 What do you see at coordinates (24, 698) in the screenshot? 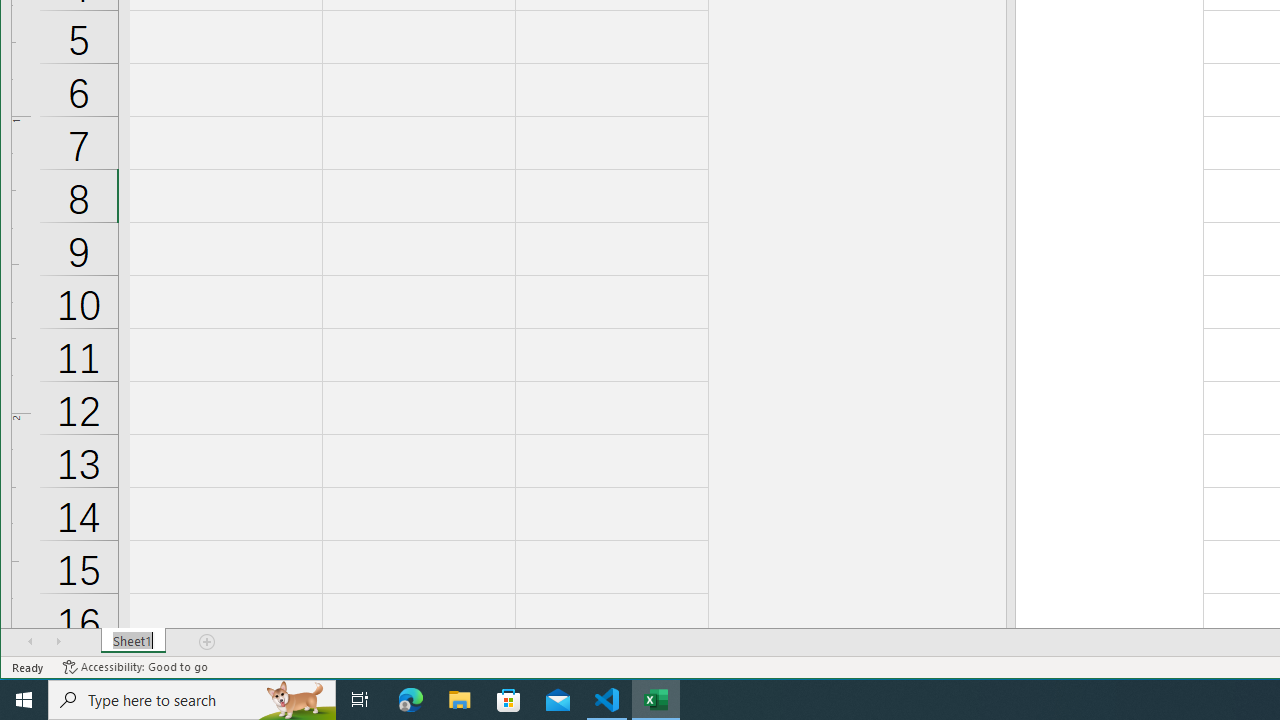
I see `'Start'` at bounding box center [24, 698].